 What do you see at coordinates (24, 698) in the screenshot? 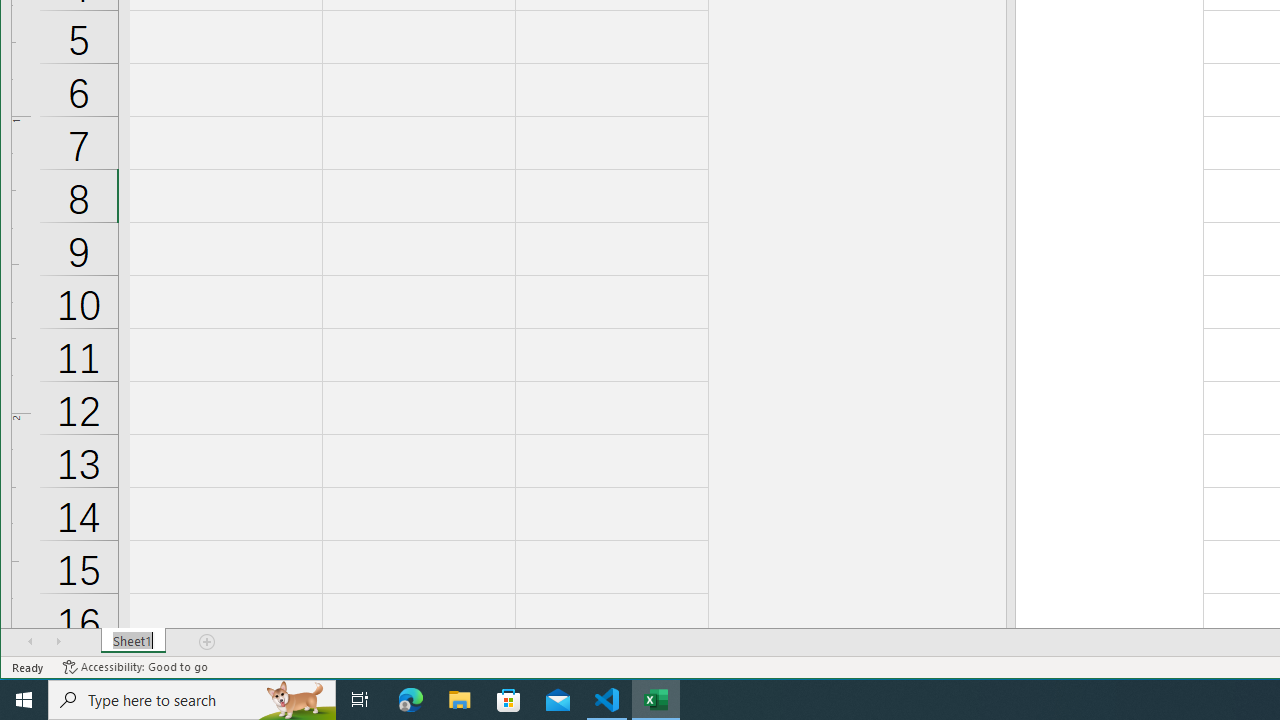
I see `'Start'` at bounding box center [24, 698].